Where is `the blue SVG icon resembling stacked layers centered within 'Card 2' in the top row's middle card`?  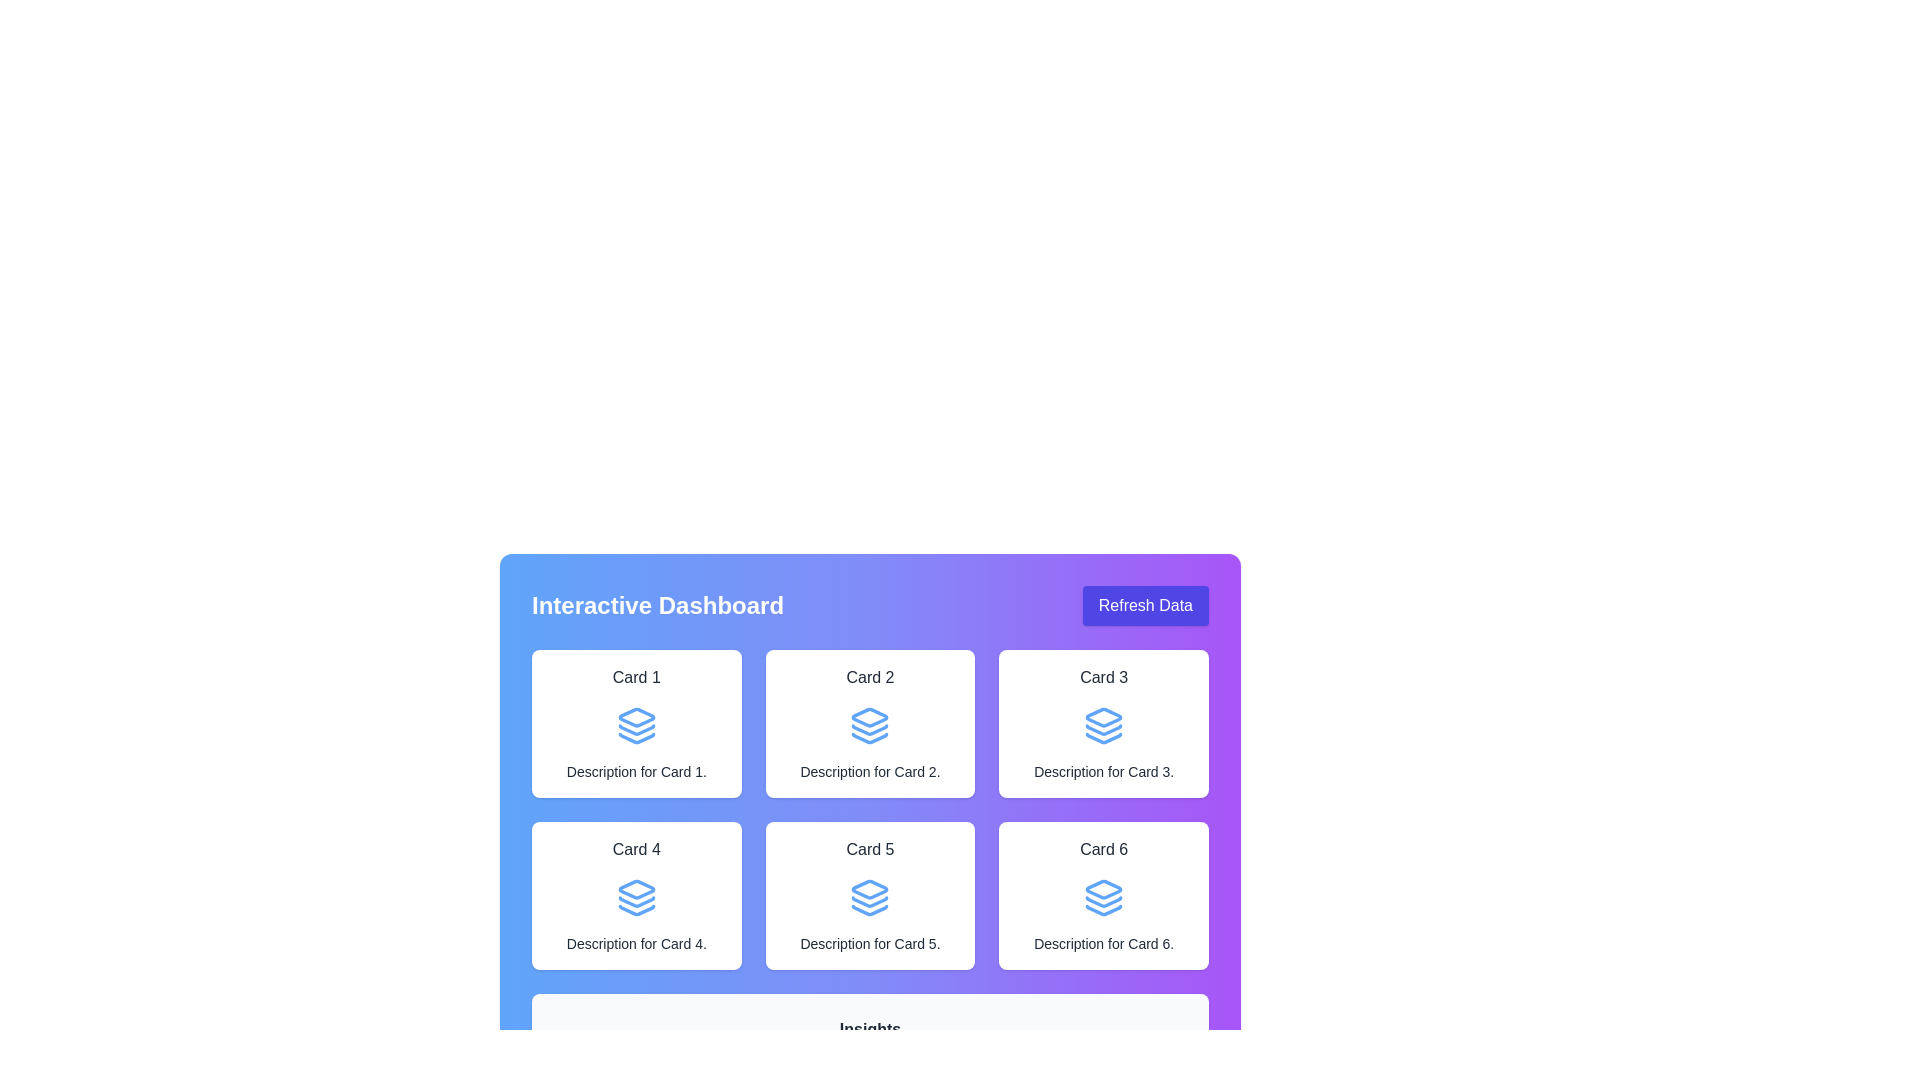
the blue SVG icon resembling stacked layers centered within 'Card 2' in the top row's middle card is located at coordinates (870, 725).